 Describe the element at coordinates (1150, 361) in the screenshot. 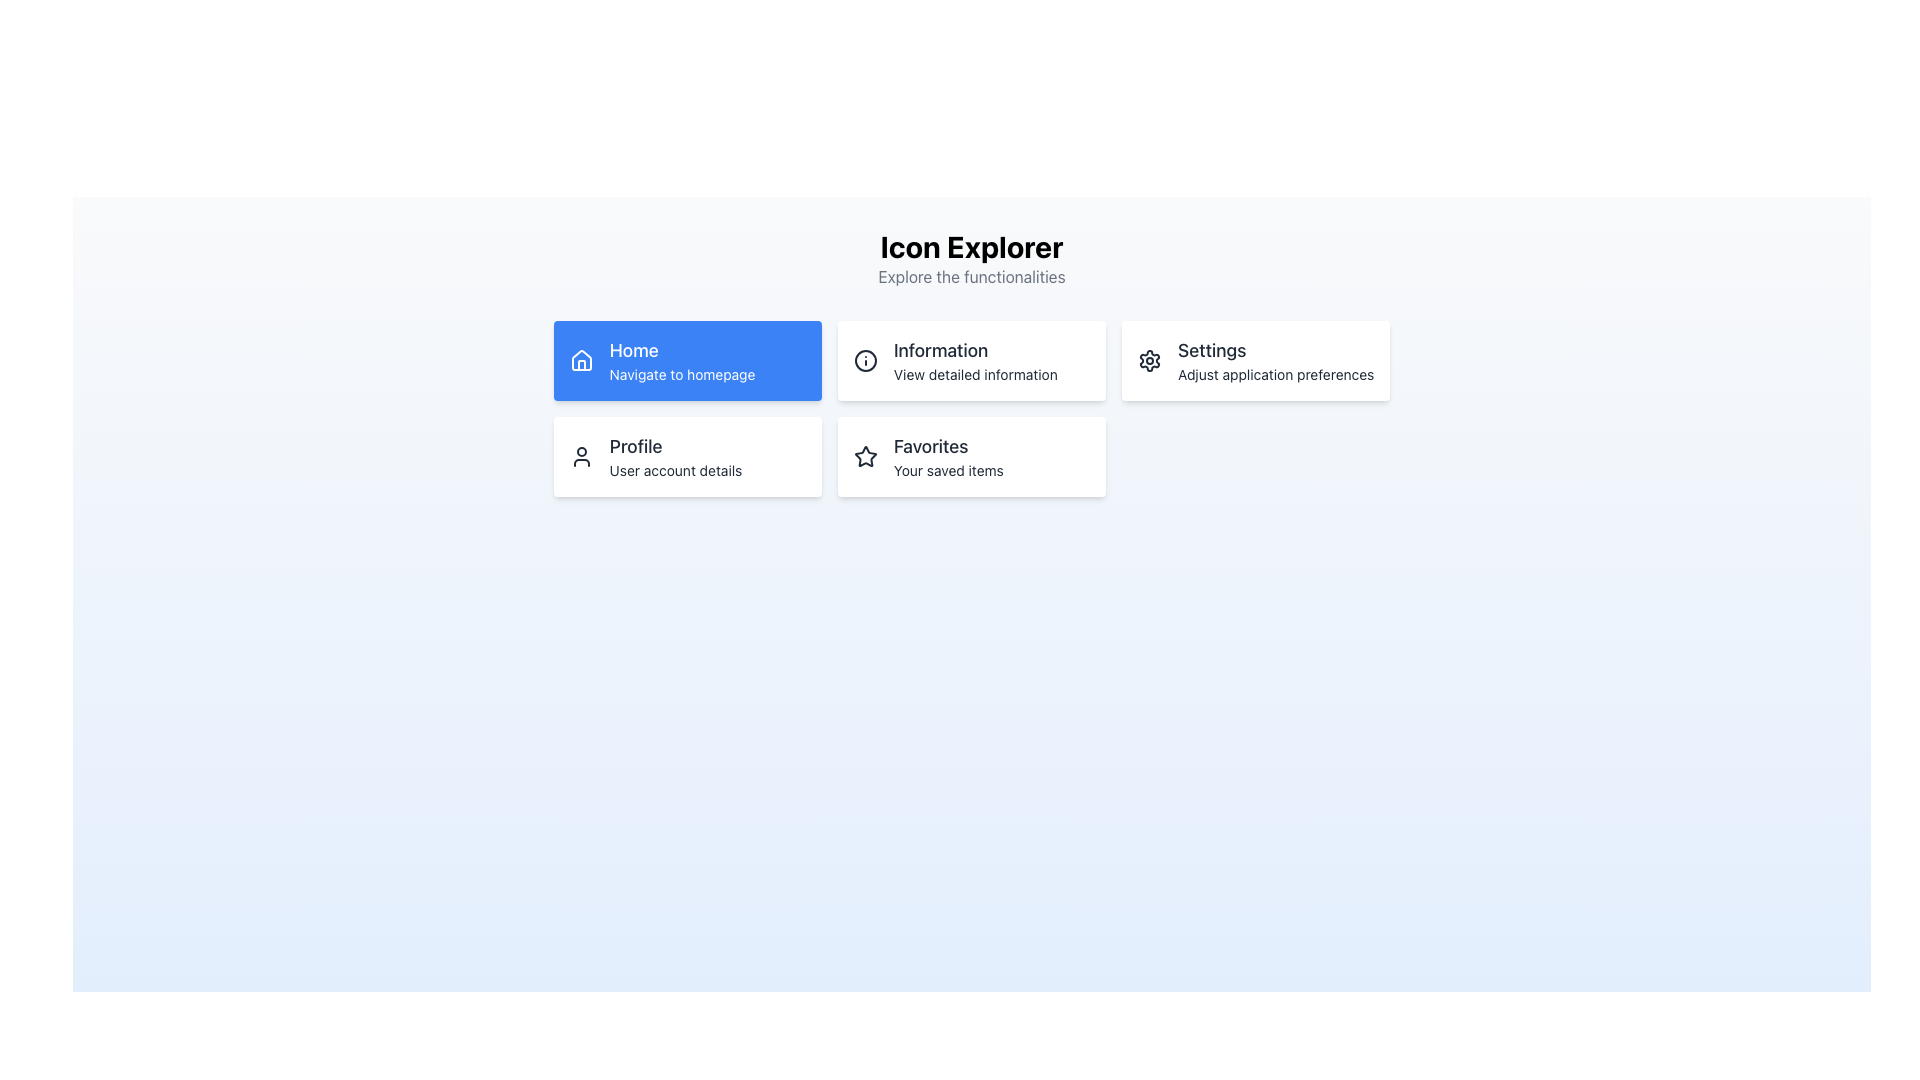

I see `the gear-shaped SVG icon` at that location.